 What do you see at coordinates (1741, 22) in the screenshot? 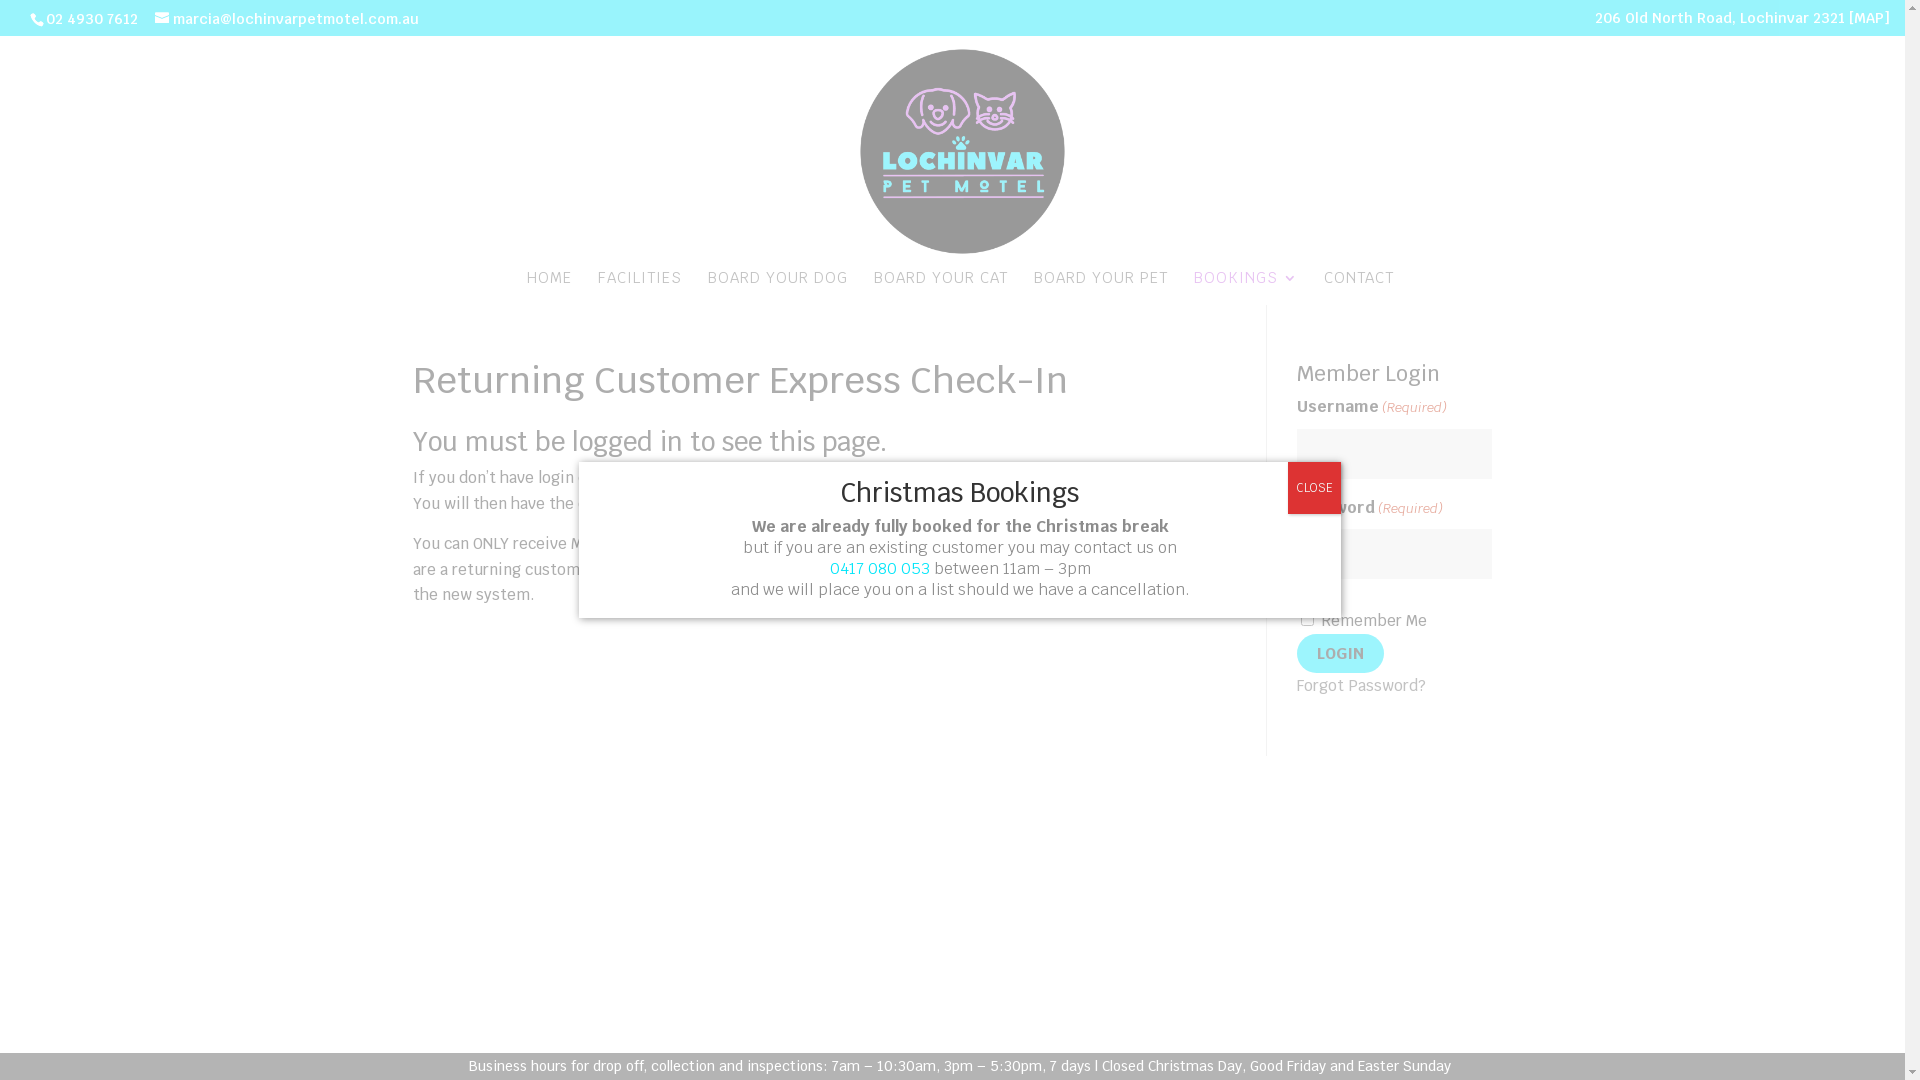
I see `'206 Old North Road, Lochinvar 2321 [MAP]'` at bounding box center [1741, 22].